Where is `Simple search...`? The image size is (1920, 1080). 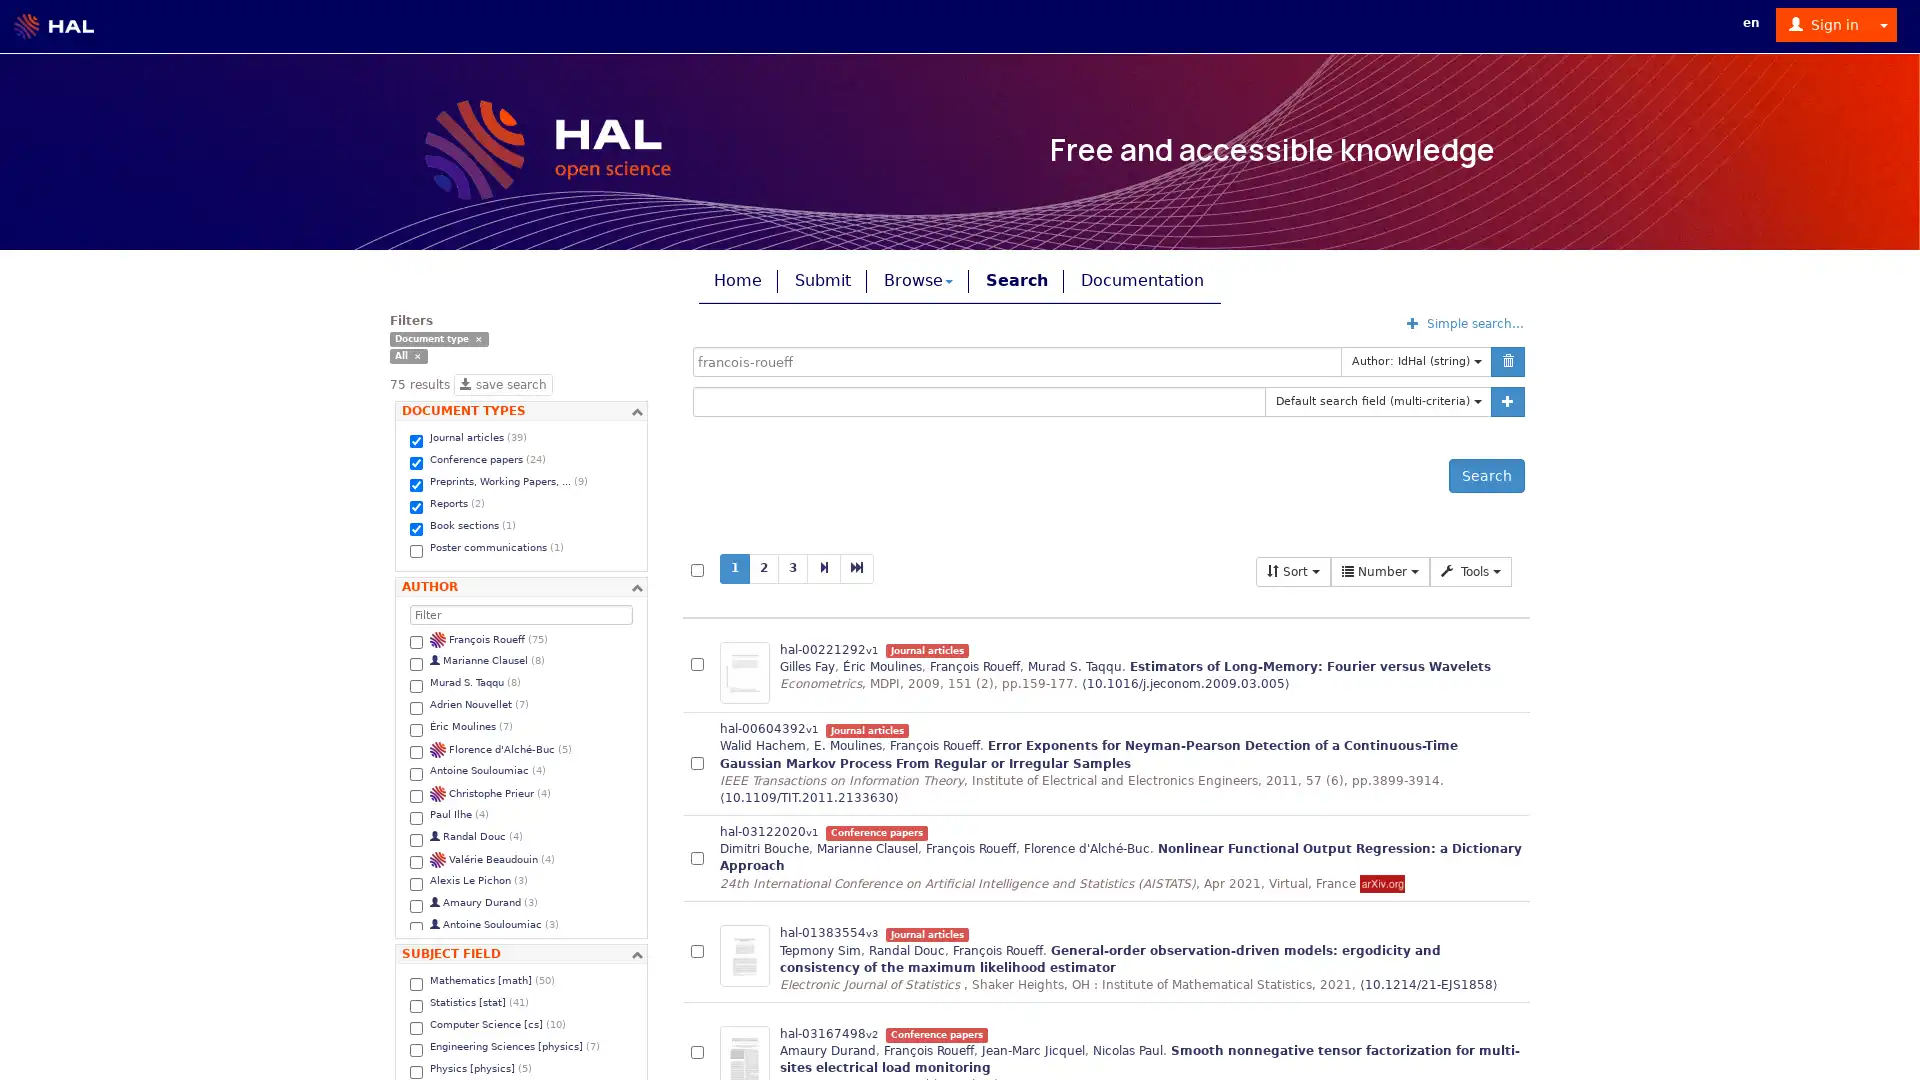
Simple search... is located at coordinates (1465, 322).